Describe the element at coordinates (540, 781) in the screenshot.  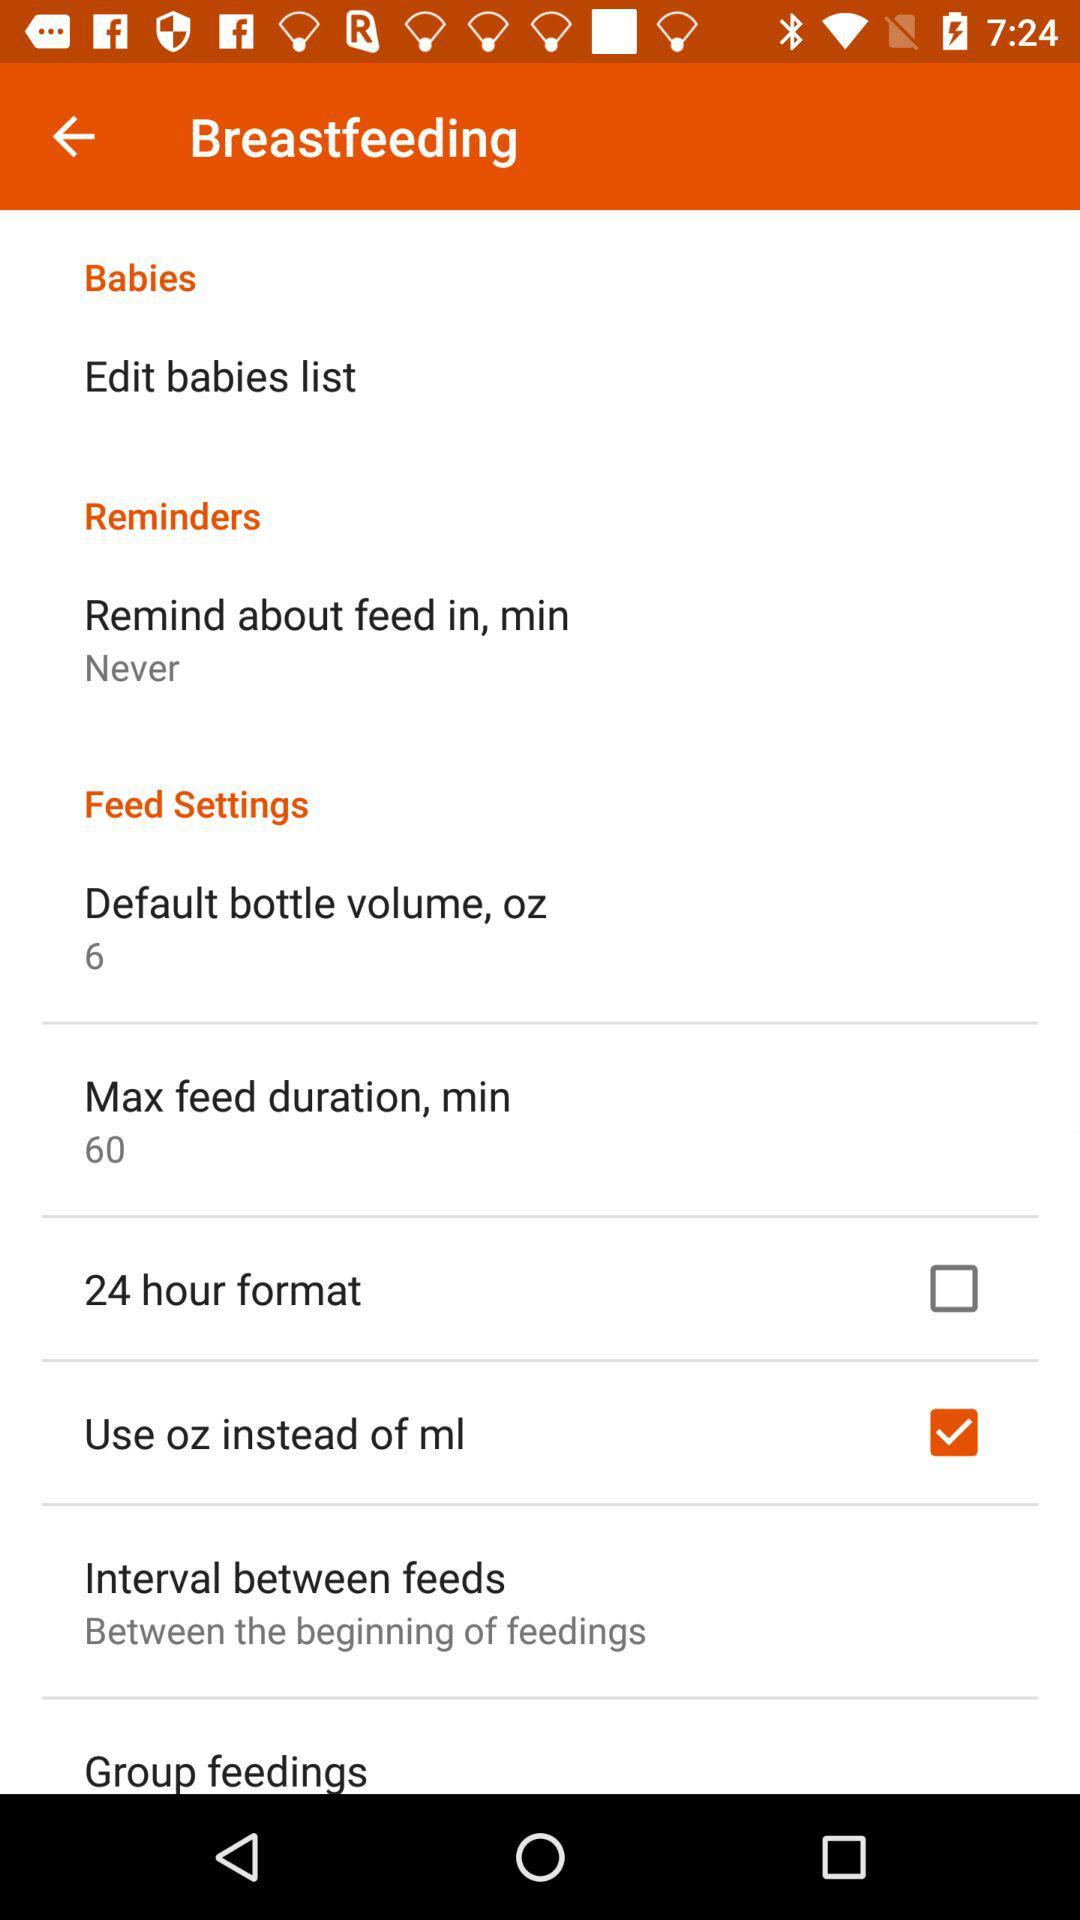
I see `the feed settings item` at that location.